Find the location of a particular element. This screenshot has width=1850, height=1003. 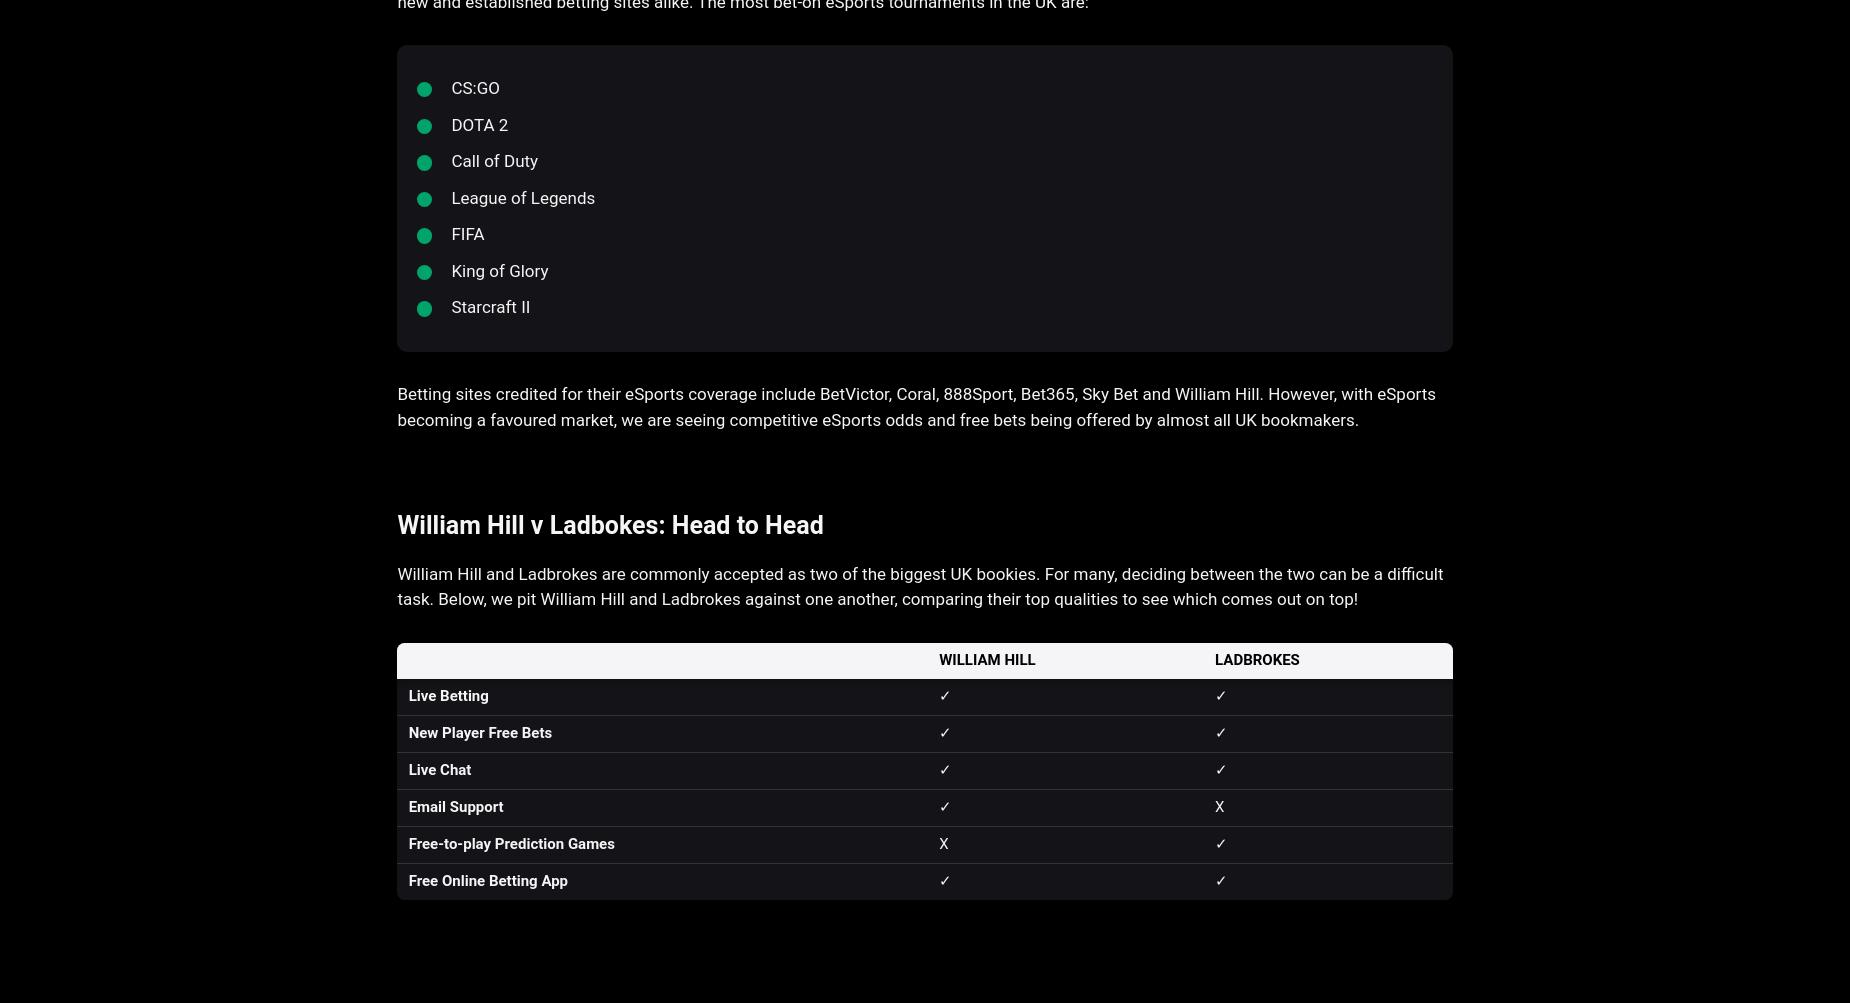

'Email Support' is located at coordinates (454, 807).